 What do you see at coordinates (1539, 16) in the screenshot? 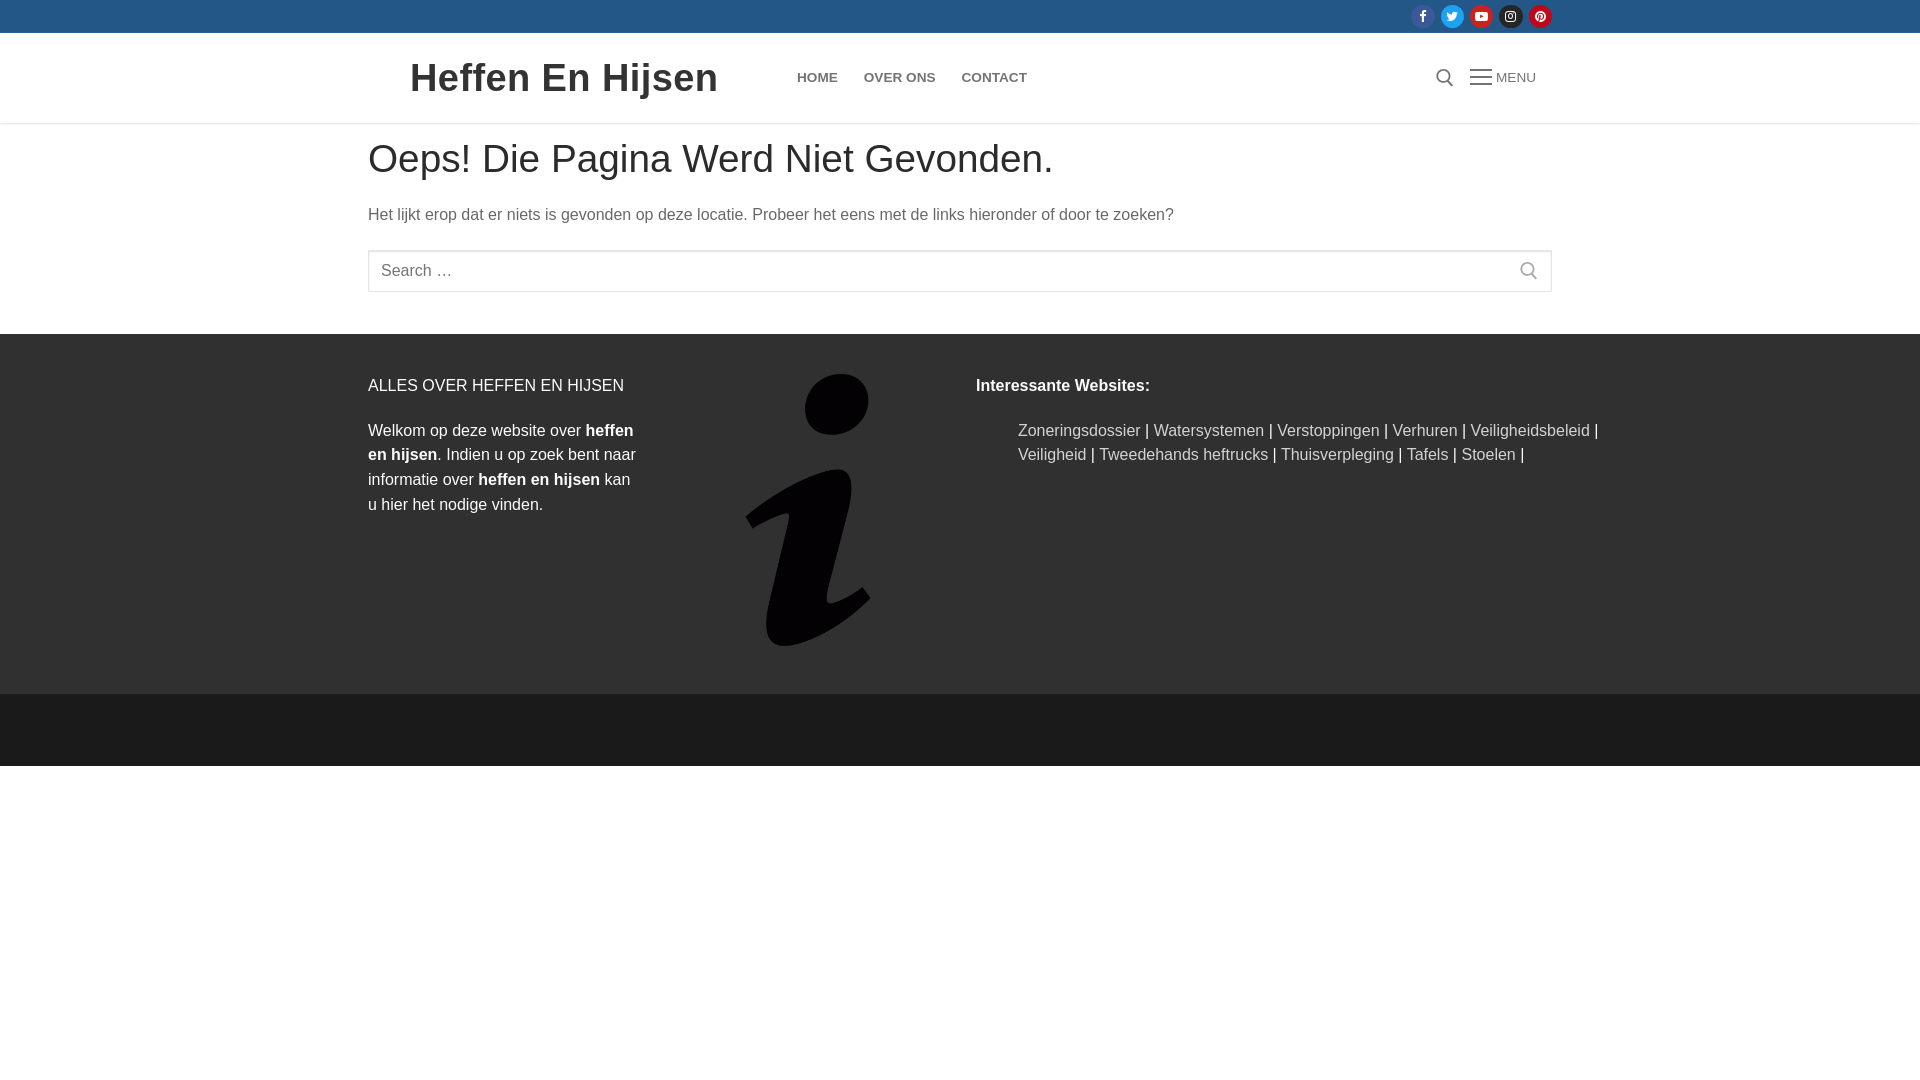
I see `'Pinterest'` at bounding box center [1539, 16].